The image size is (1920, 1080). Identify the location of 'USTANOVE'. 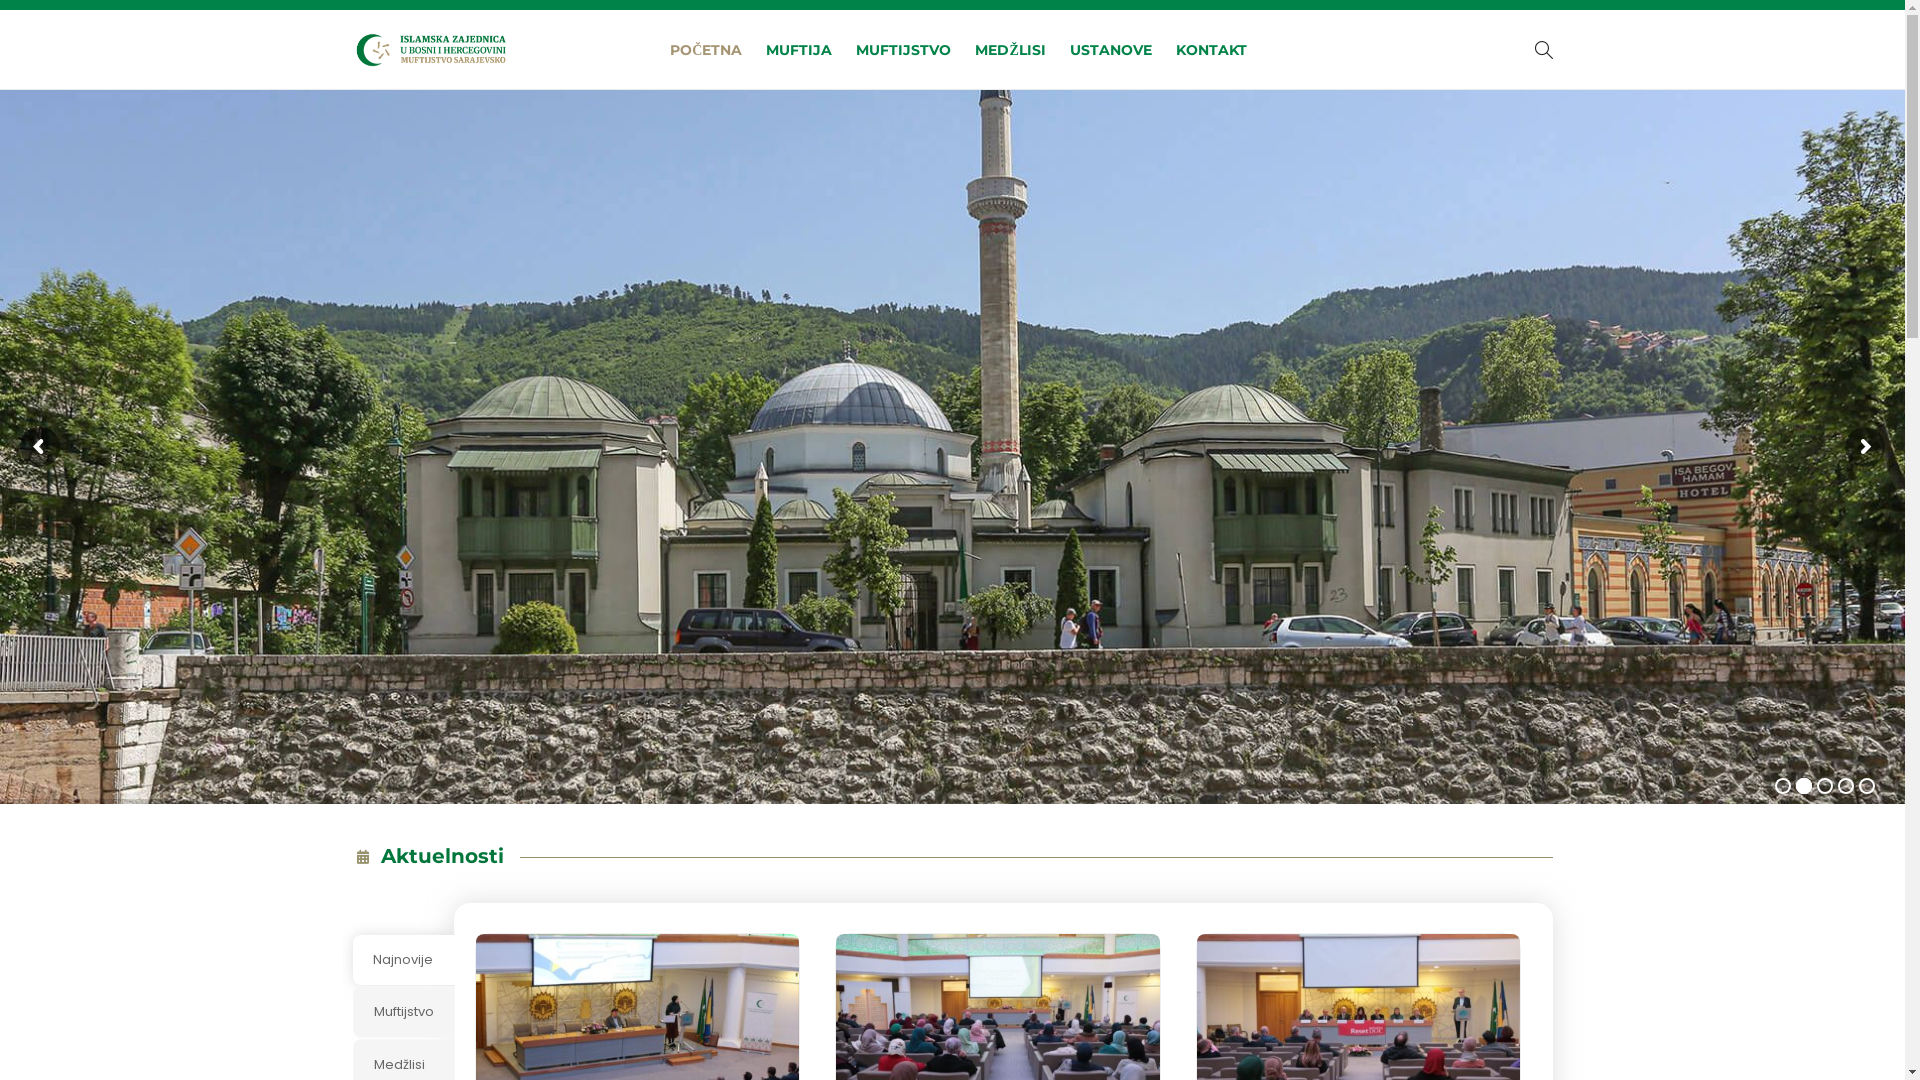
(1069, 49).